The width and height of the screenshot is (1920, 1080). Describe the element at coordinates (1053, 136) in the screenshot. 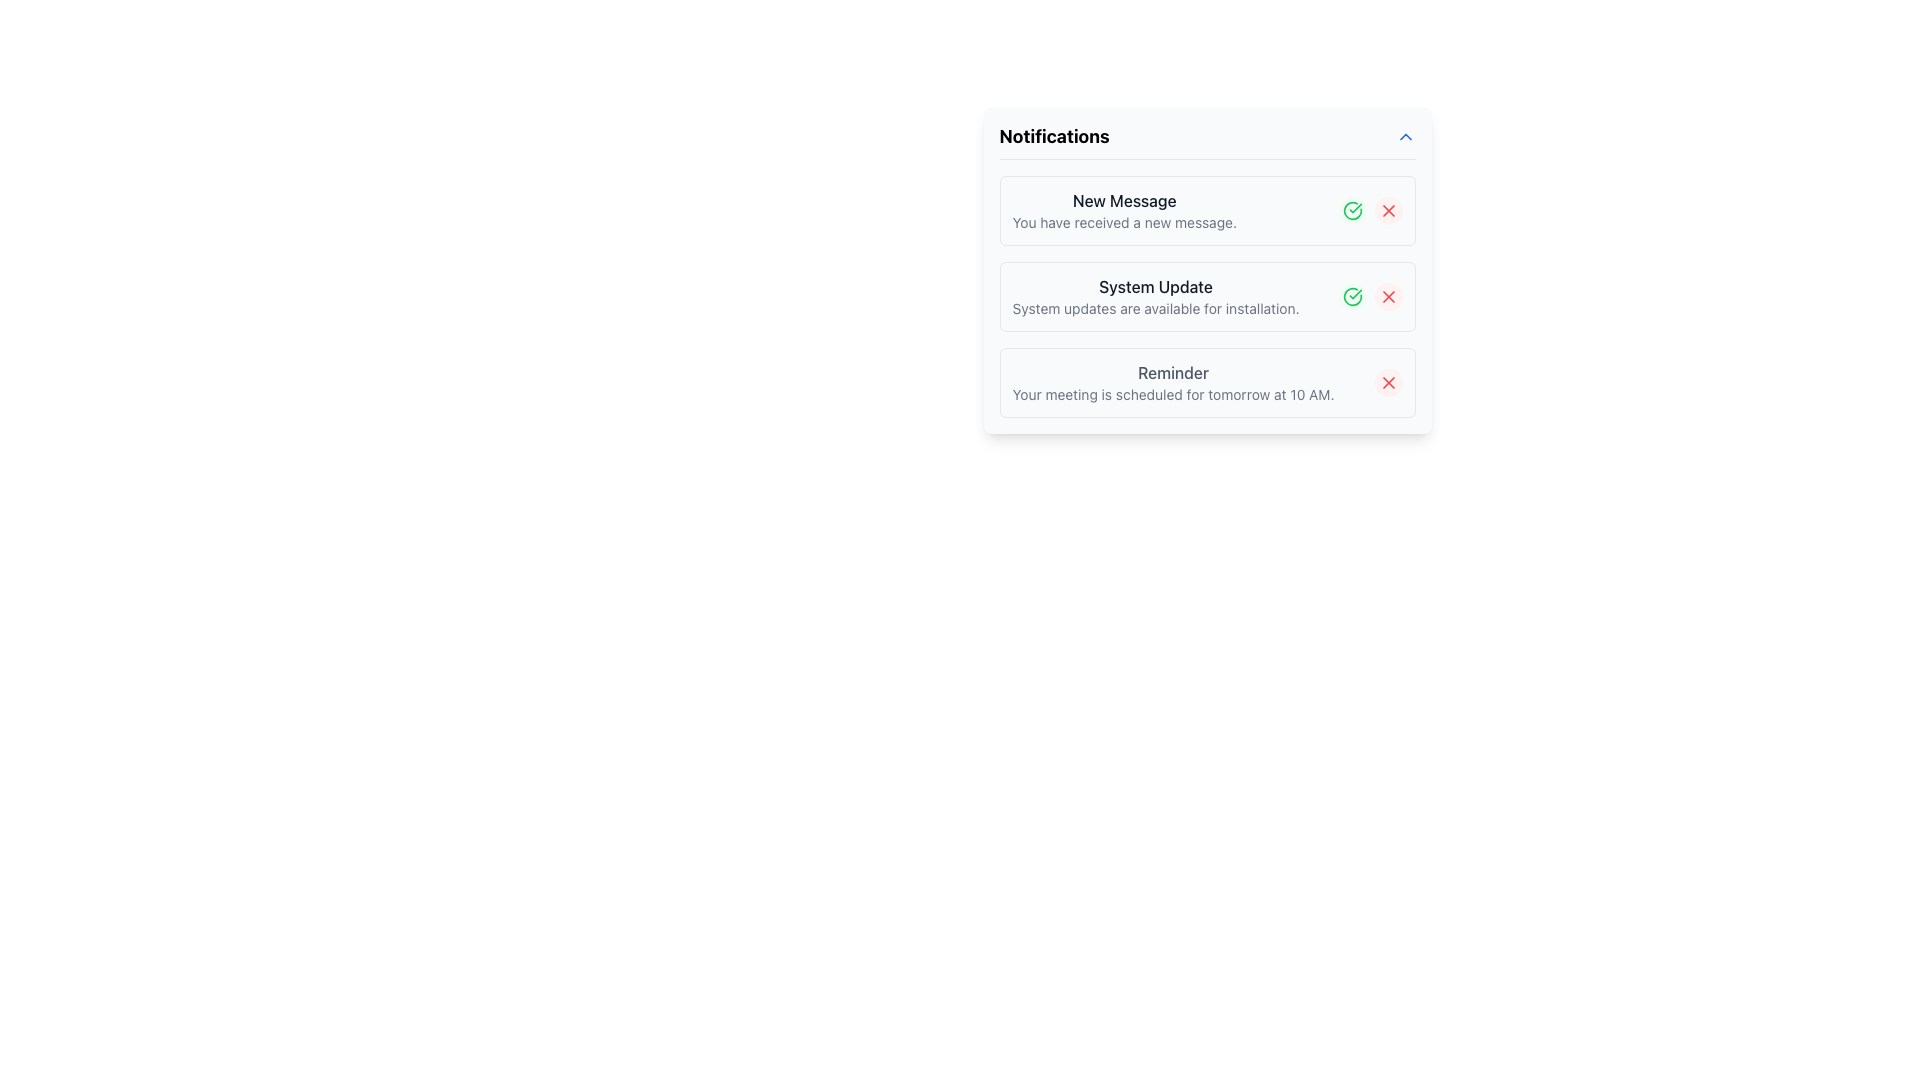

I see `the static text label that serves as the title for the notifications panel, which is positioned at the top left of the notification section` at that location.